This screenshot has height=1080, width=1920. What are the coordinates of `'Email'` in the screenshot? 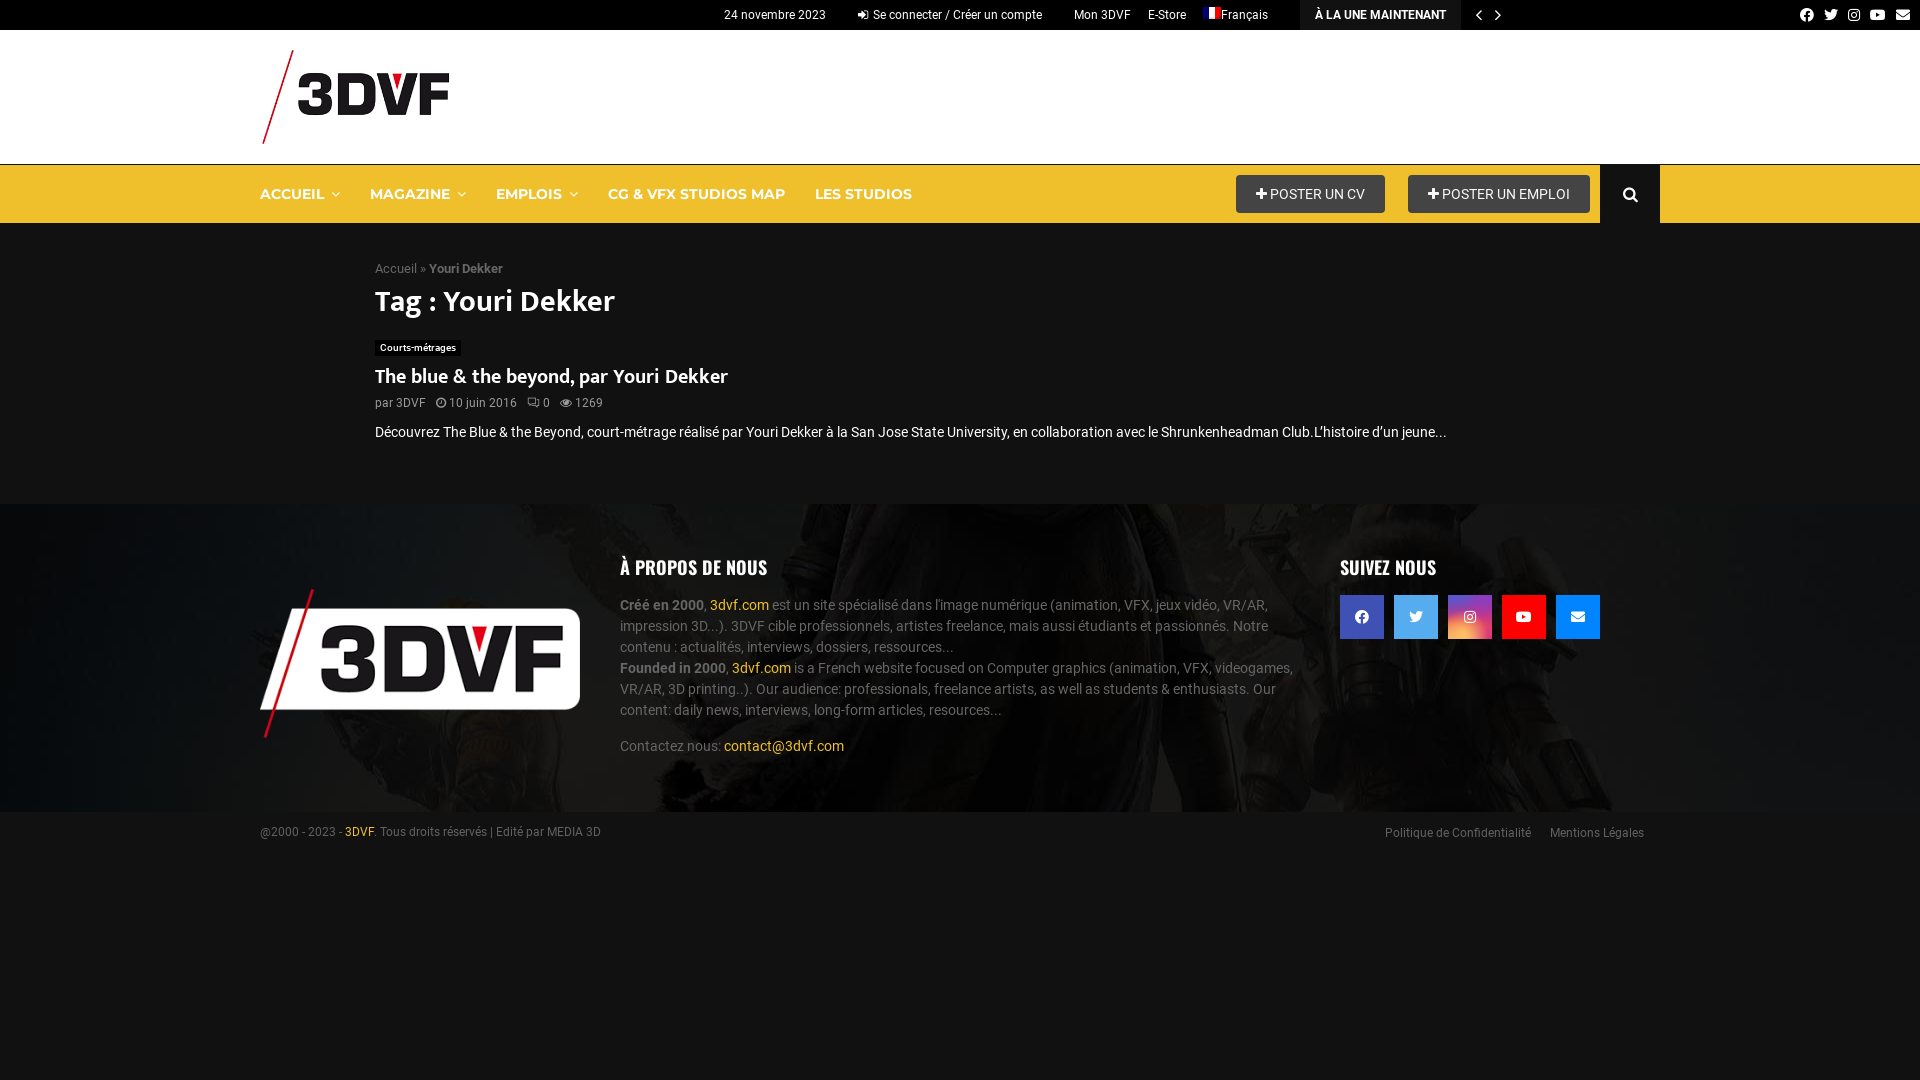 It's located at (1577, 616).